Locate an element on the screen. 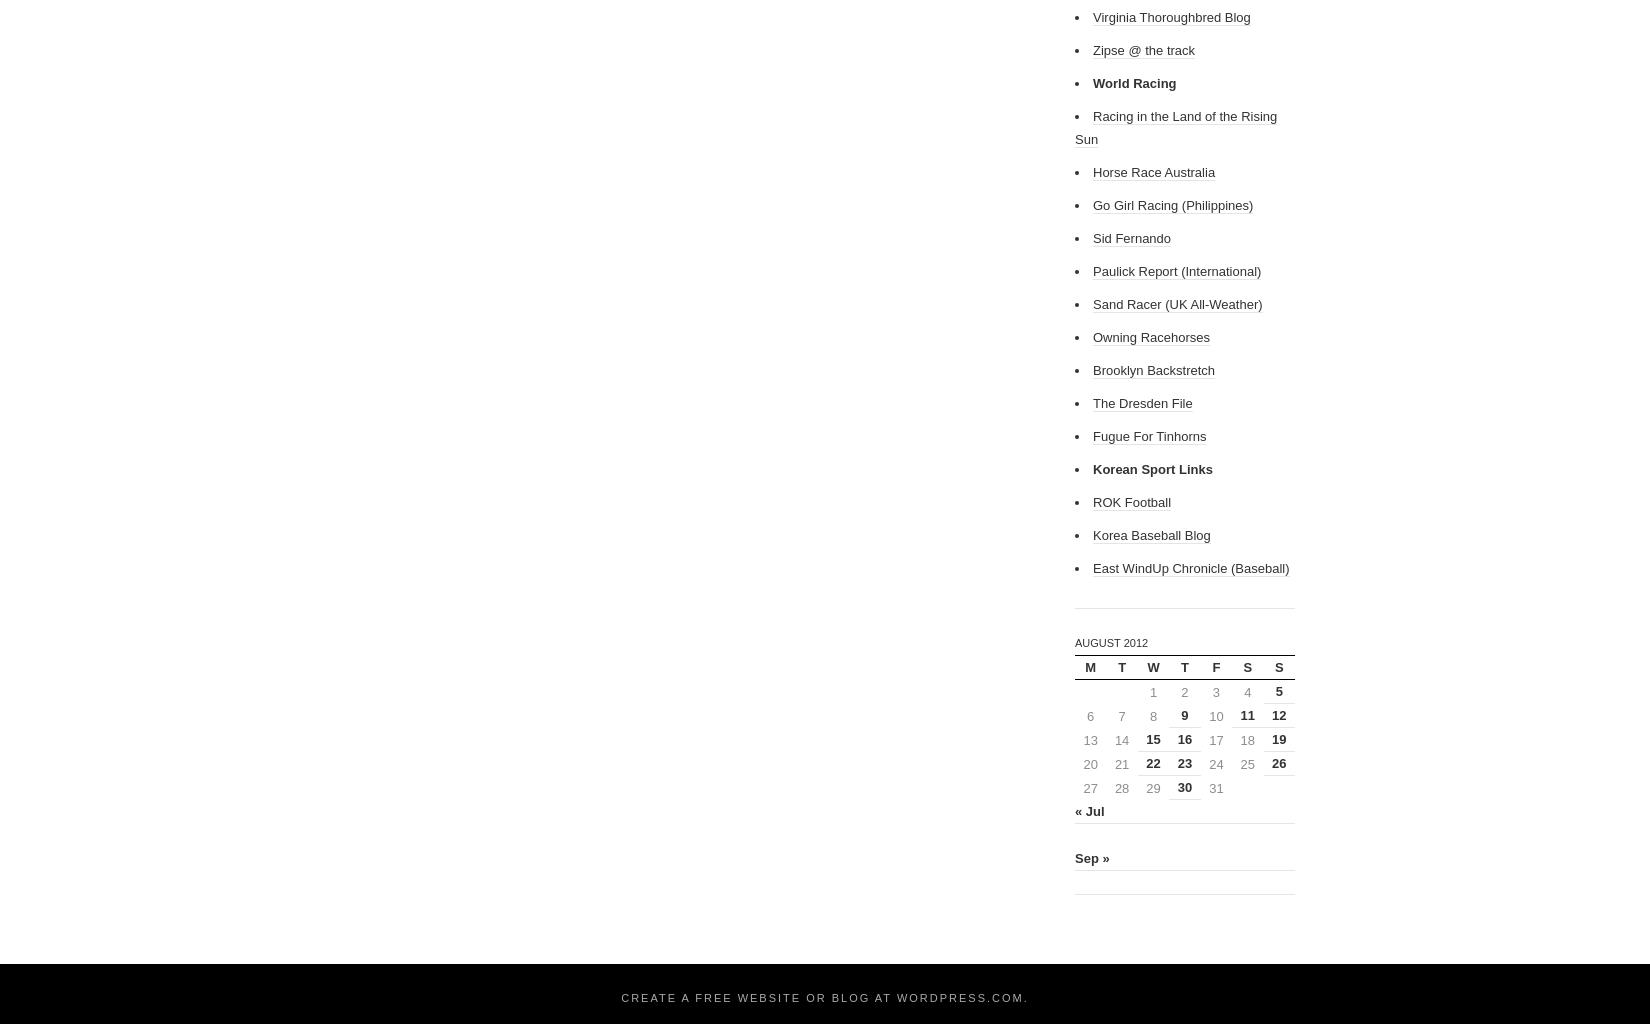 The height and width of the screenshot is (1024, 1650). 'Fugue For Tinhorns' is located at coordinates (1149, 436).